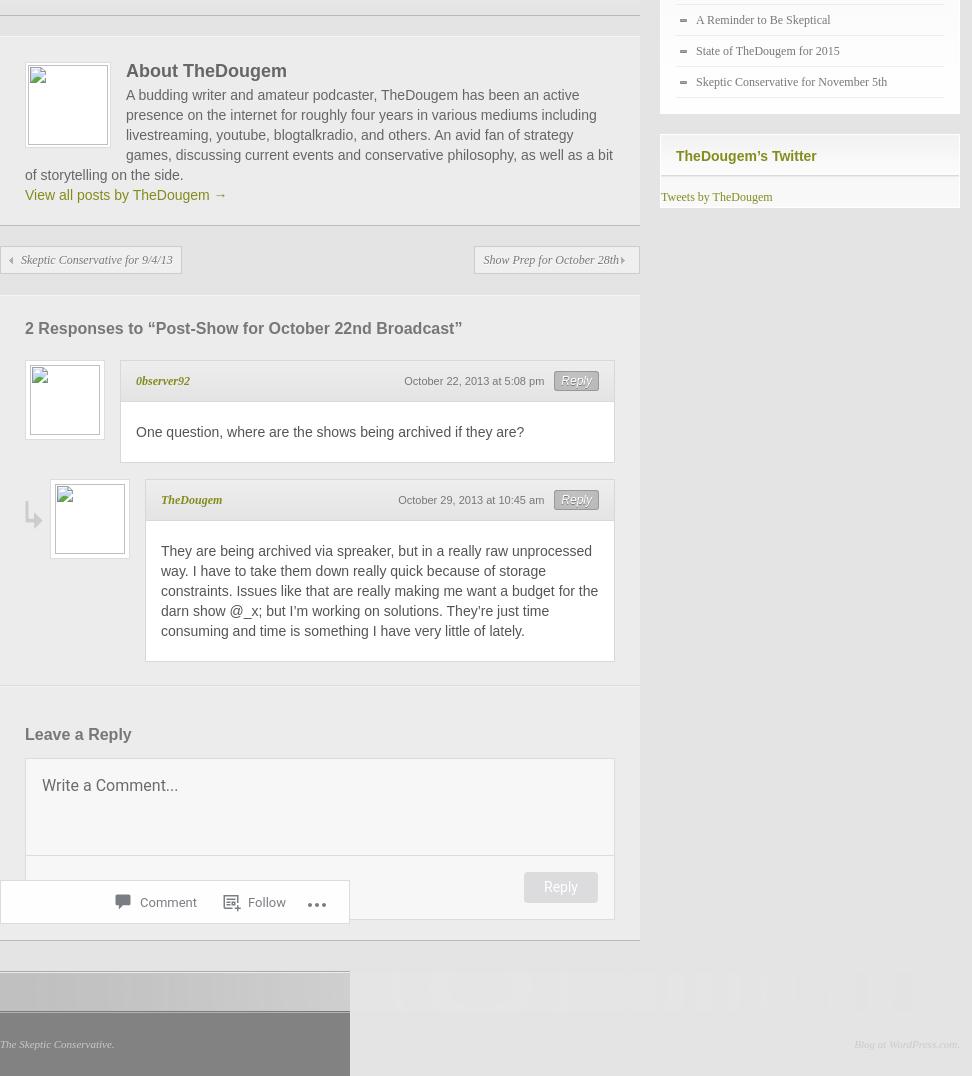 The width and height of the screenshot is (972, 1076). Describe the element at coordinates (660, 196) in the screenshot. I see `'Tweets by TheDougem'` at that location.